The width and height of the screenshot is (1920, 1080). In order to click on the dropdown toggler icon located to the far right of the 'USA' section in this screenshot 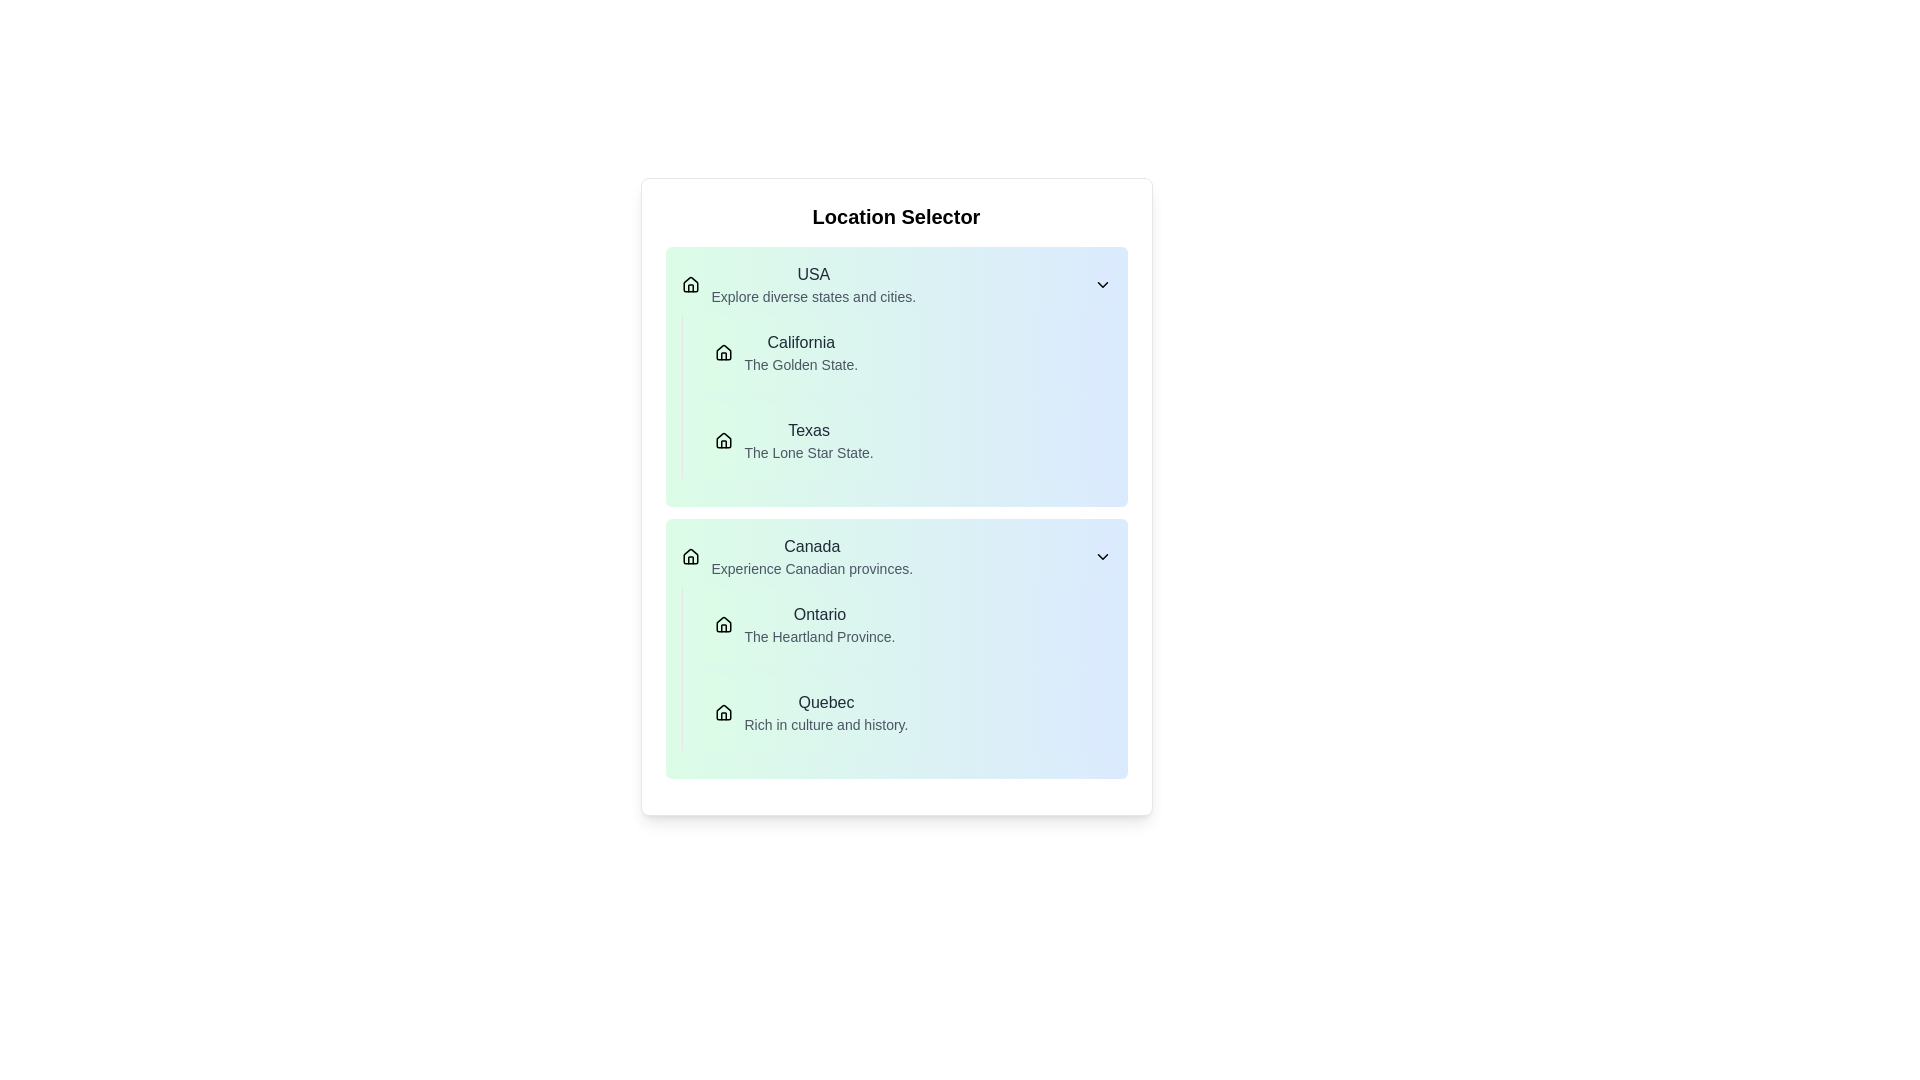, I will do `click(1101, 285)`.